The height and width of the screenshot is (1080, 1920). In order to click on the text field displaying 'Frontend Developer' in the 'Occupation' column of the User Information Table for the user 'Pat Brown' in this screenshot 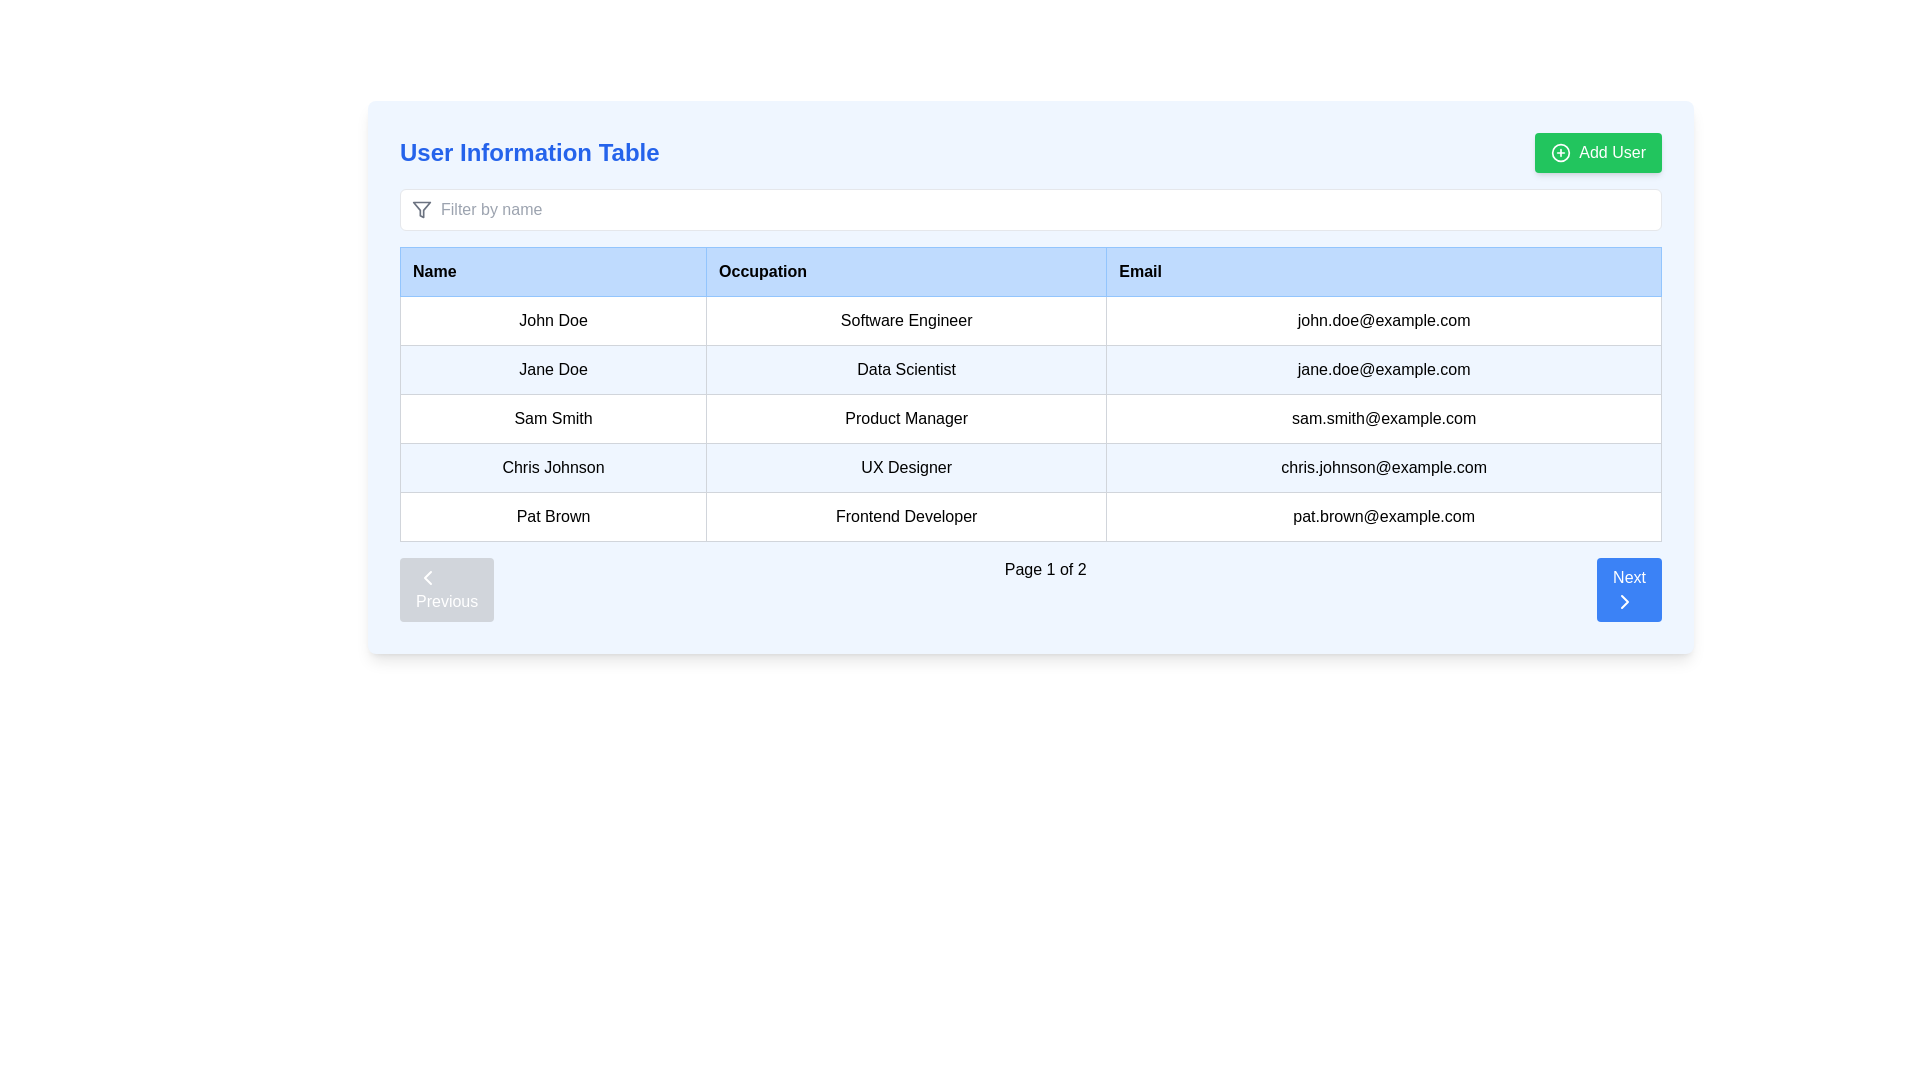, I will do `click(905, 515)`.